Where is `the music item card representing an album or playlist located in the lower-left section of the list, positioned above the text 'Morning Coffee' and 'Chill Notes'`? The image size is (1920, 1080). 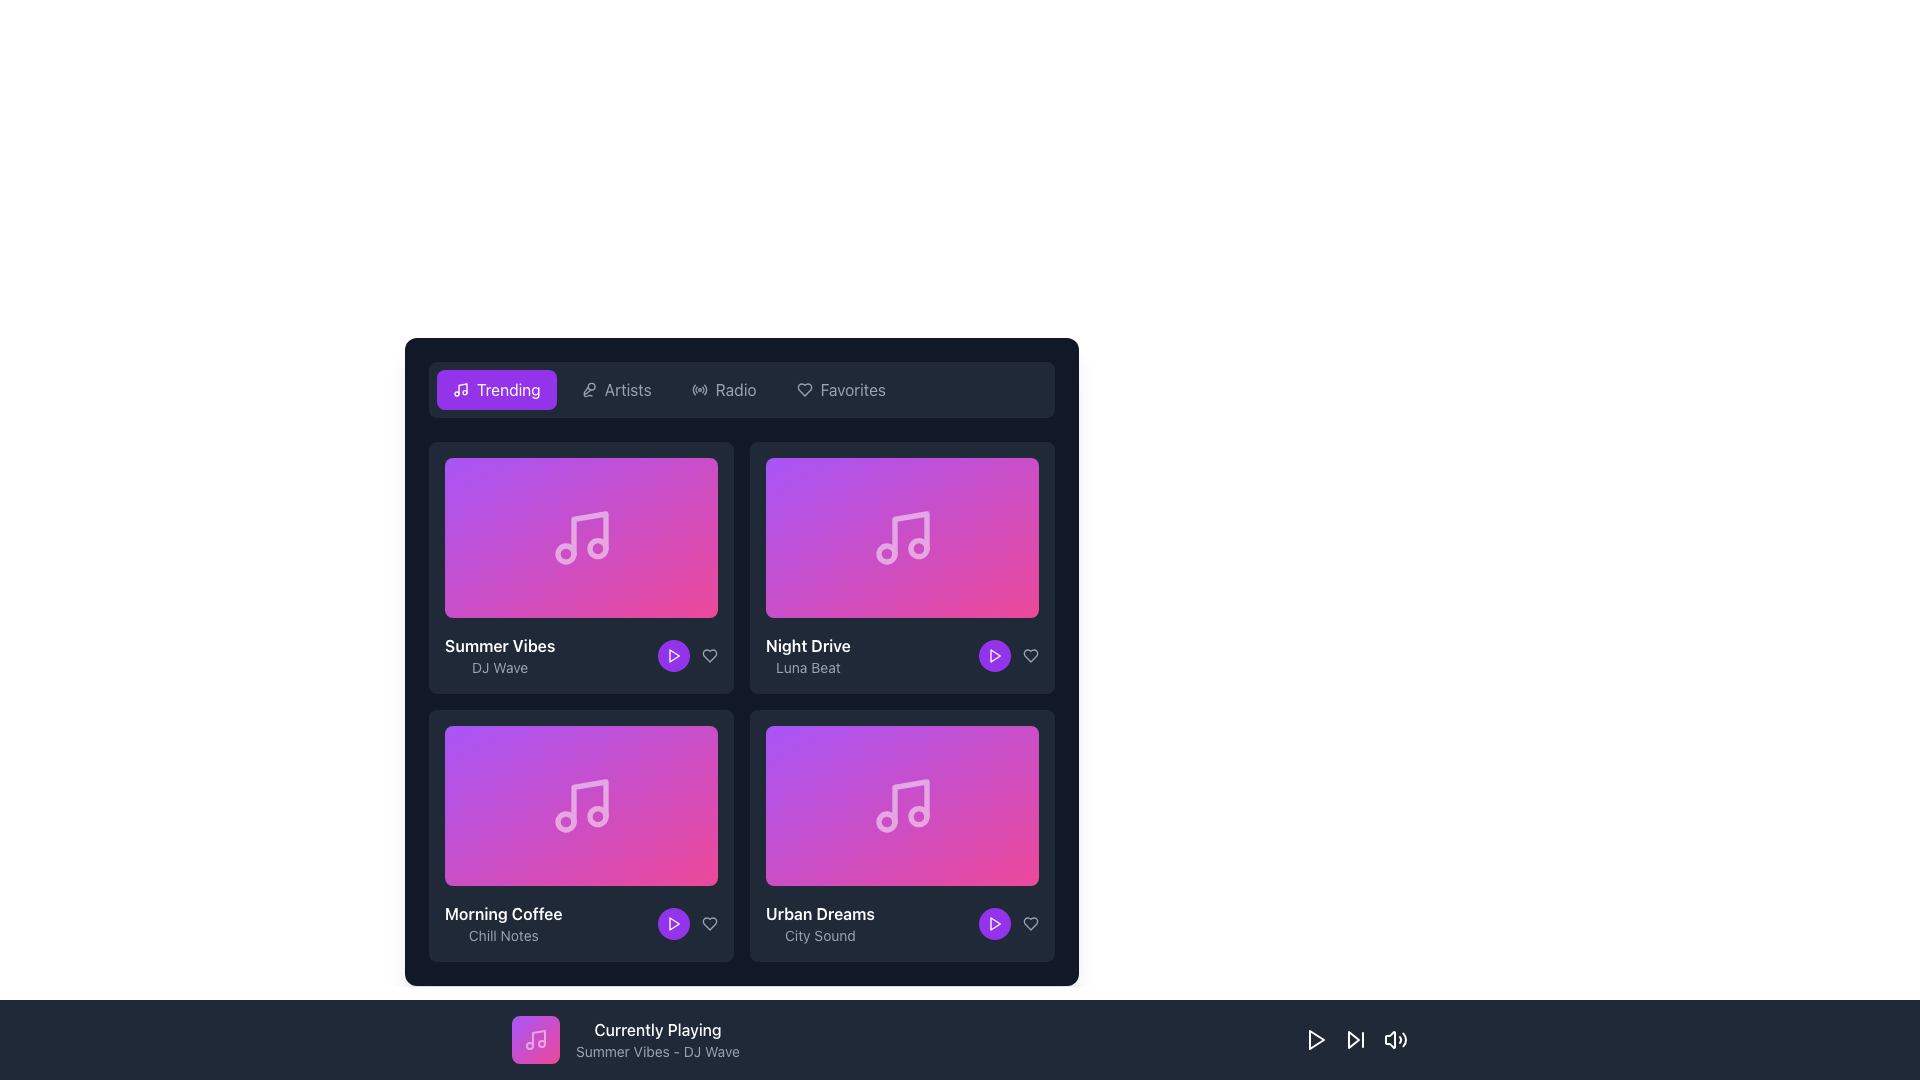 the music item card representing an album or playlist located in the lower-left section of the list, positioned above the text 'Morning Coffee' and 'Chill Notes' is located at coordinates (580, 805).